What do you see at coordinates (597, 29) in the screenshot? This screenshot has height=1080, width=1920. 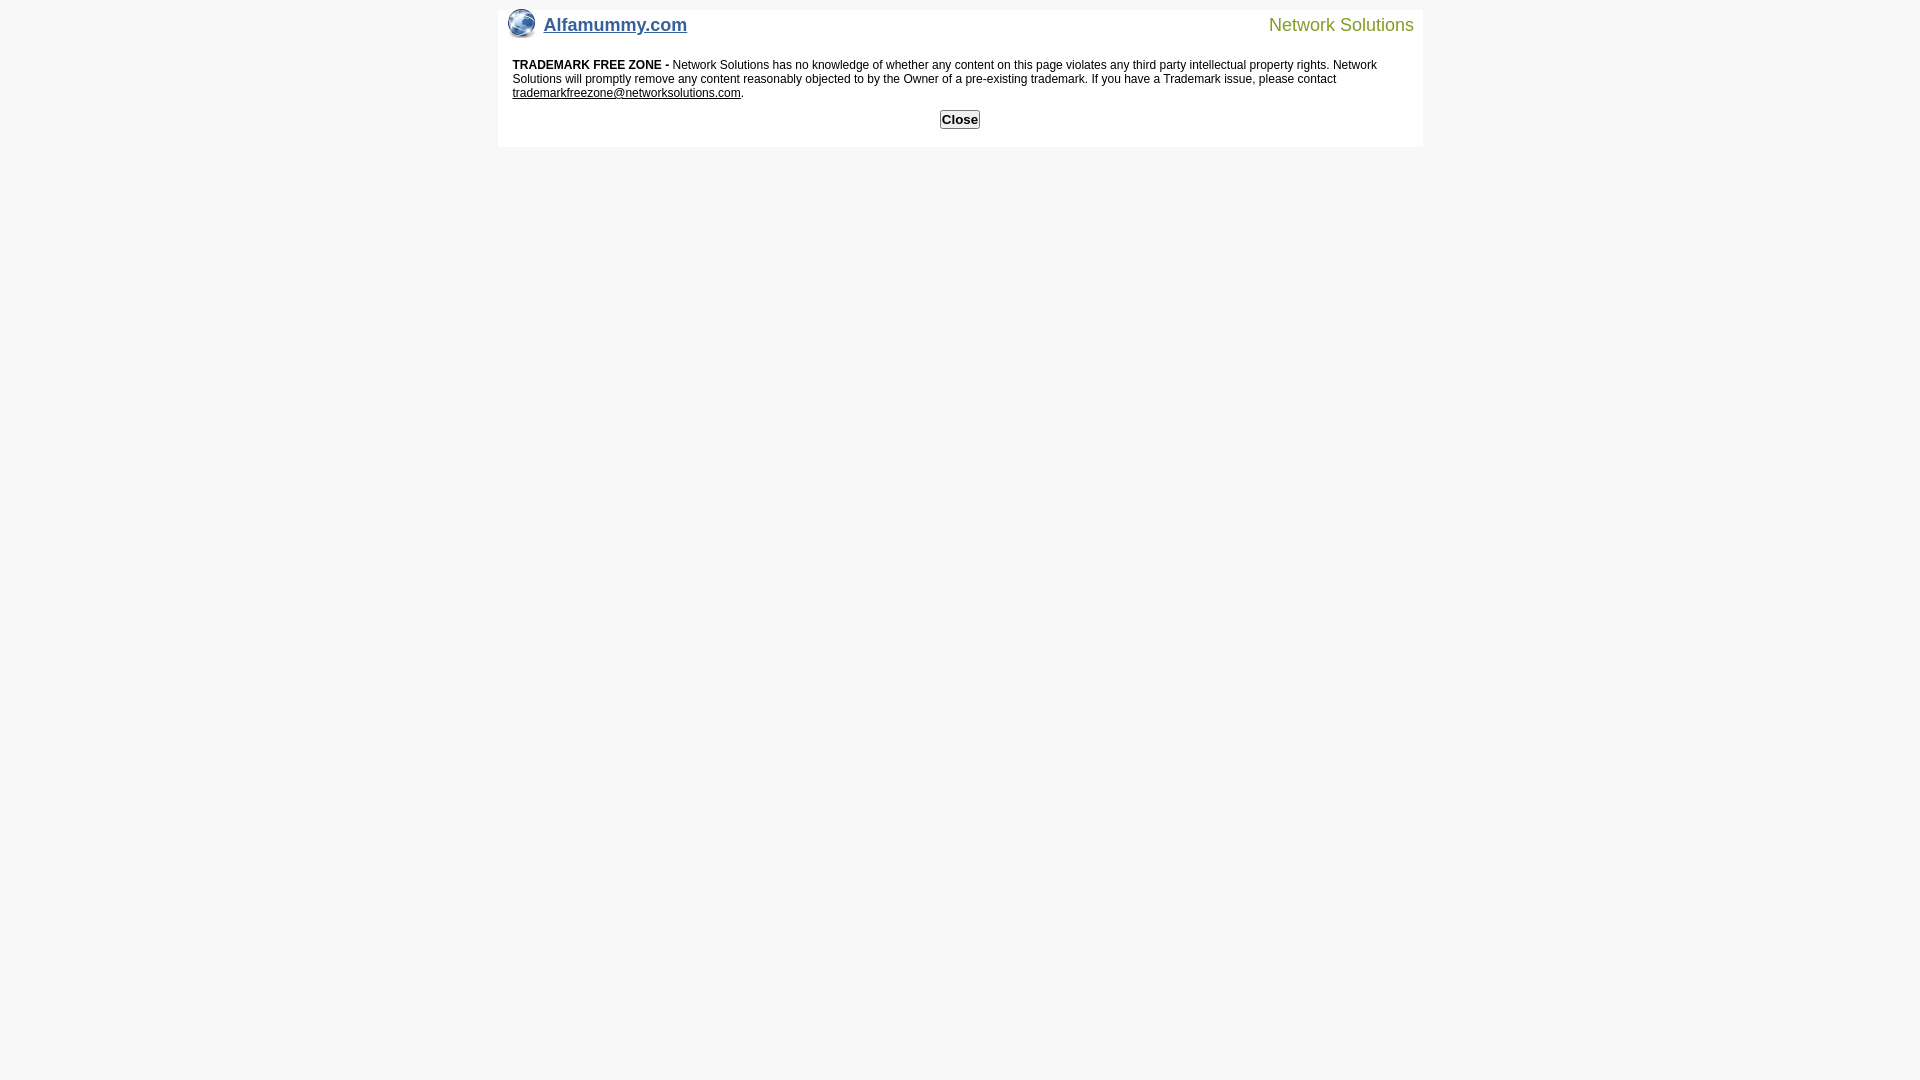 I see `'Alfamummy.com'` at bounding box center [597, 29].